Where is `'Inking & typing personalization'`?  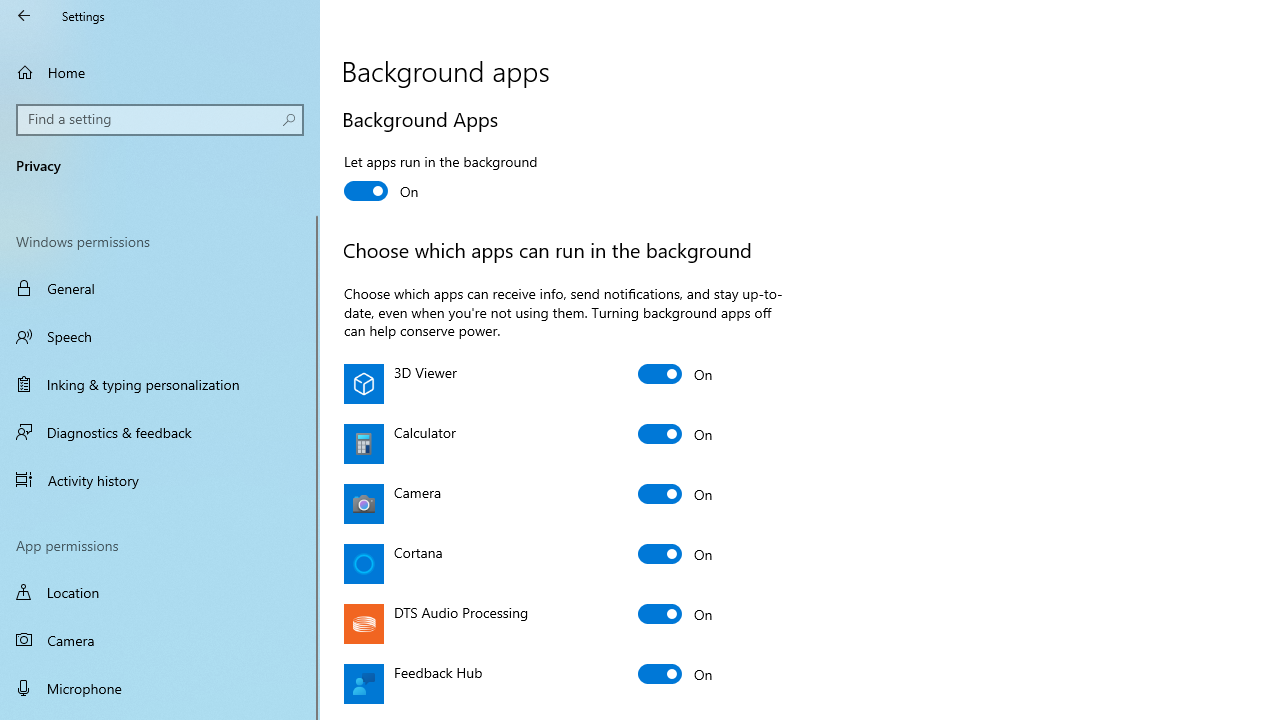 'Inking & typing personalization' is located at coordinates (160, 384).